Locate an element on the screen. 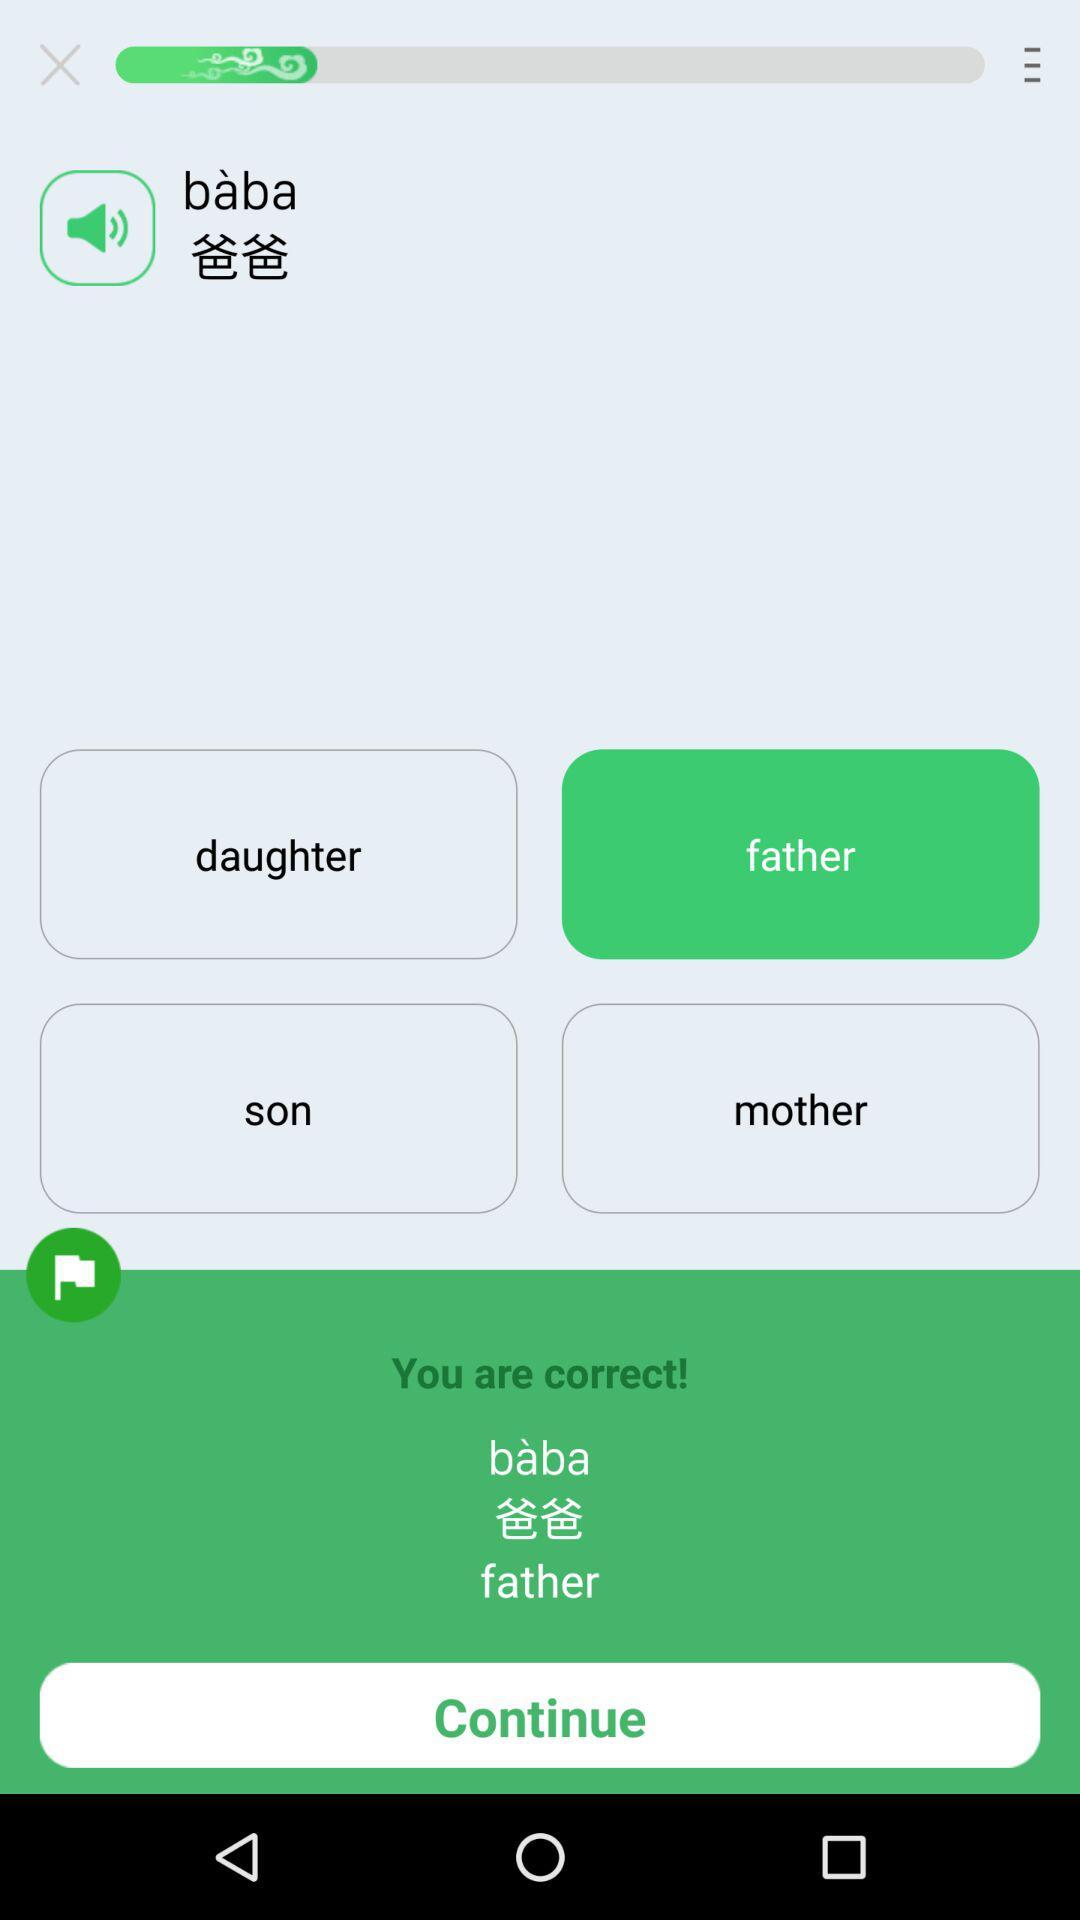  the folder icon is located at coordinates (72, 1363).